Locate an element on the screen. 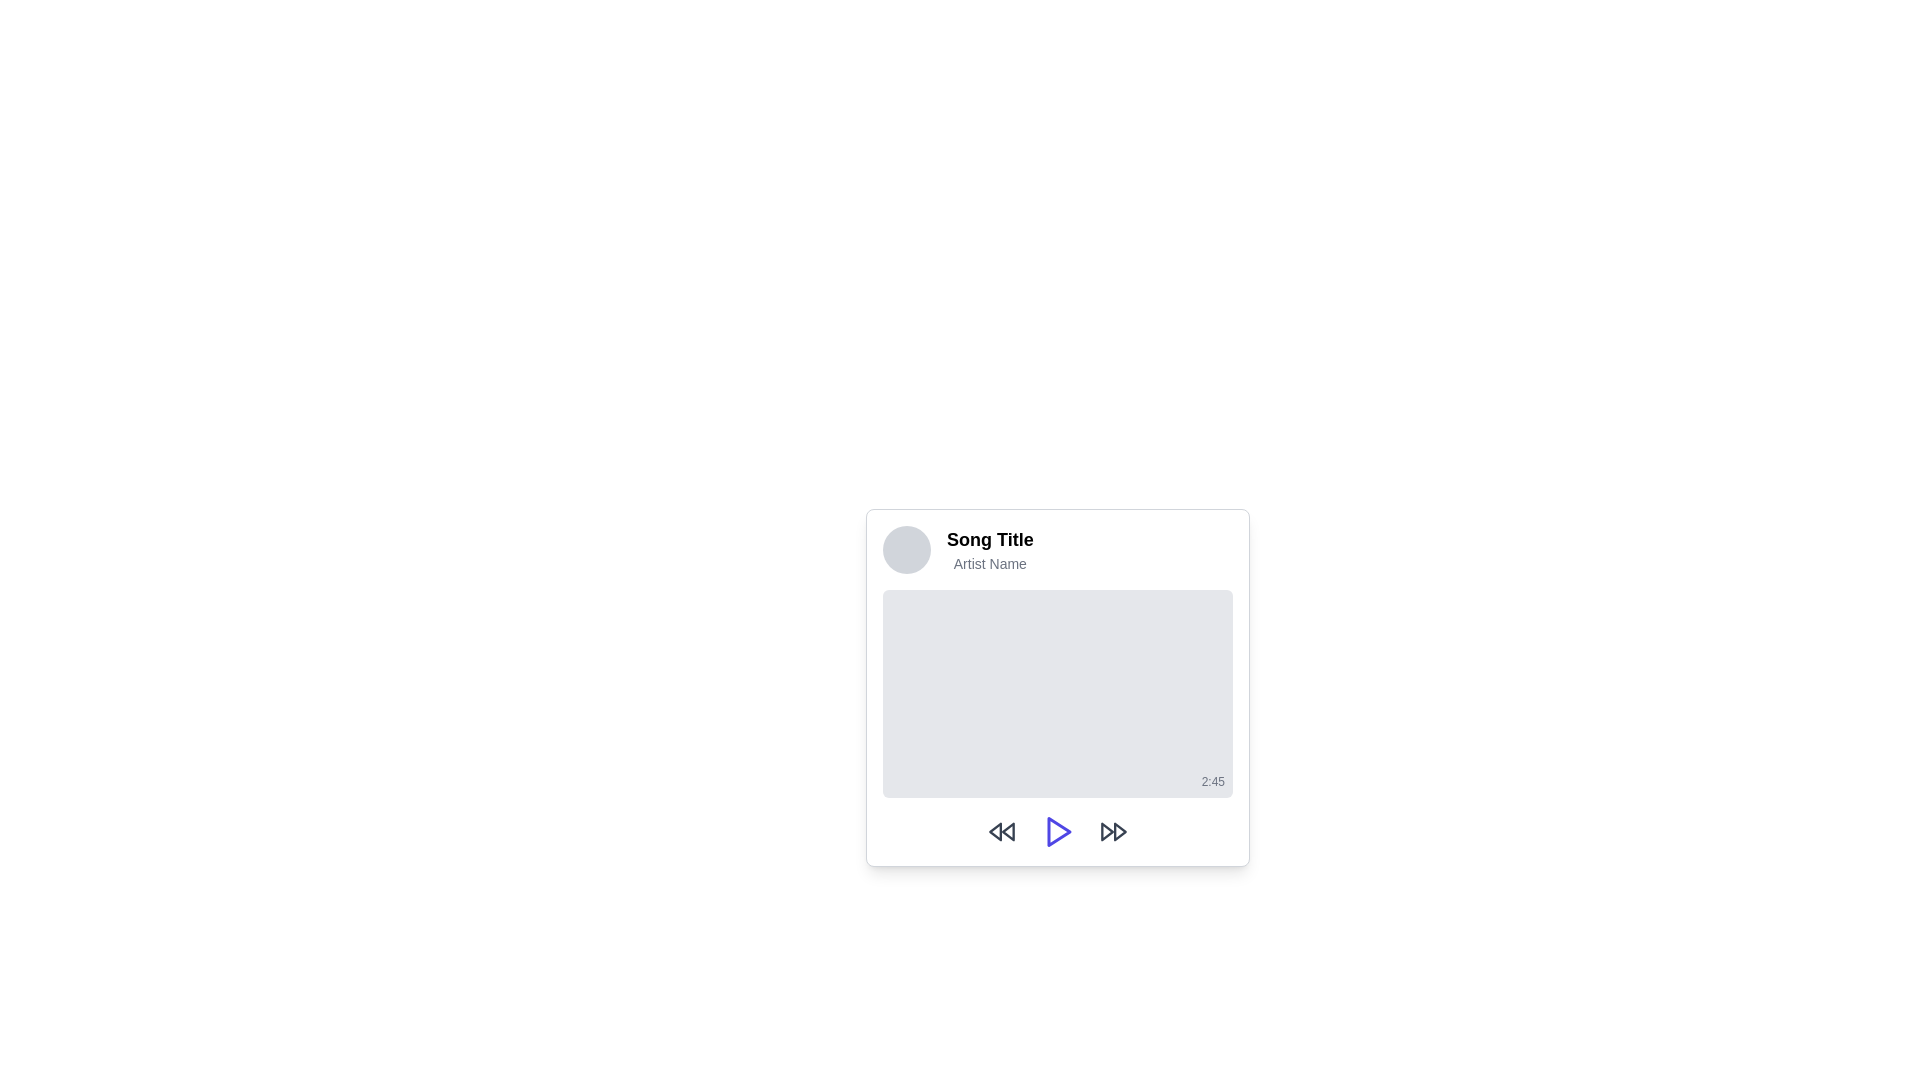 The height and width of the screenshot is (1080, 1920). the Text display element that shows the song title in bold and larger font, followed by the artist name in smaller gray text, located in the header area of the media player interface is located at coordinates (990, 550).